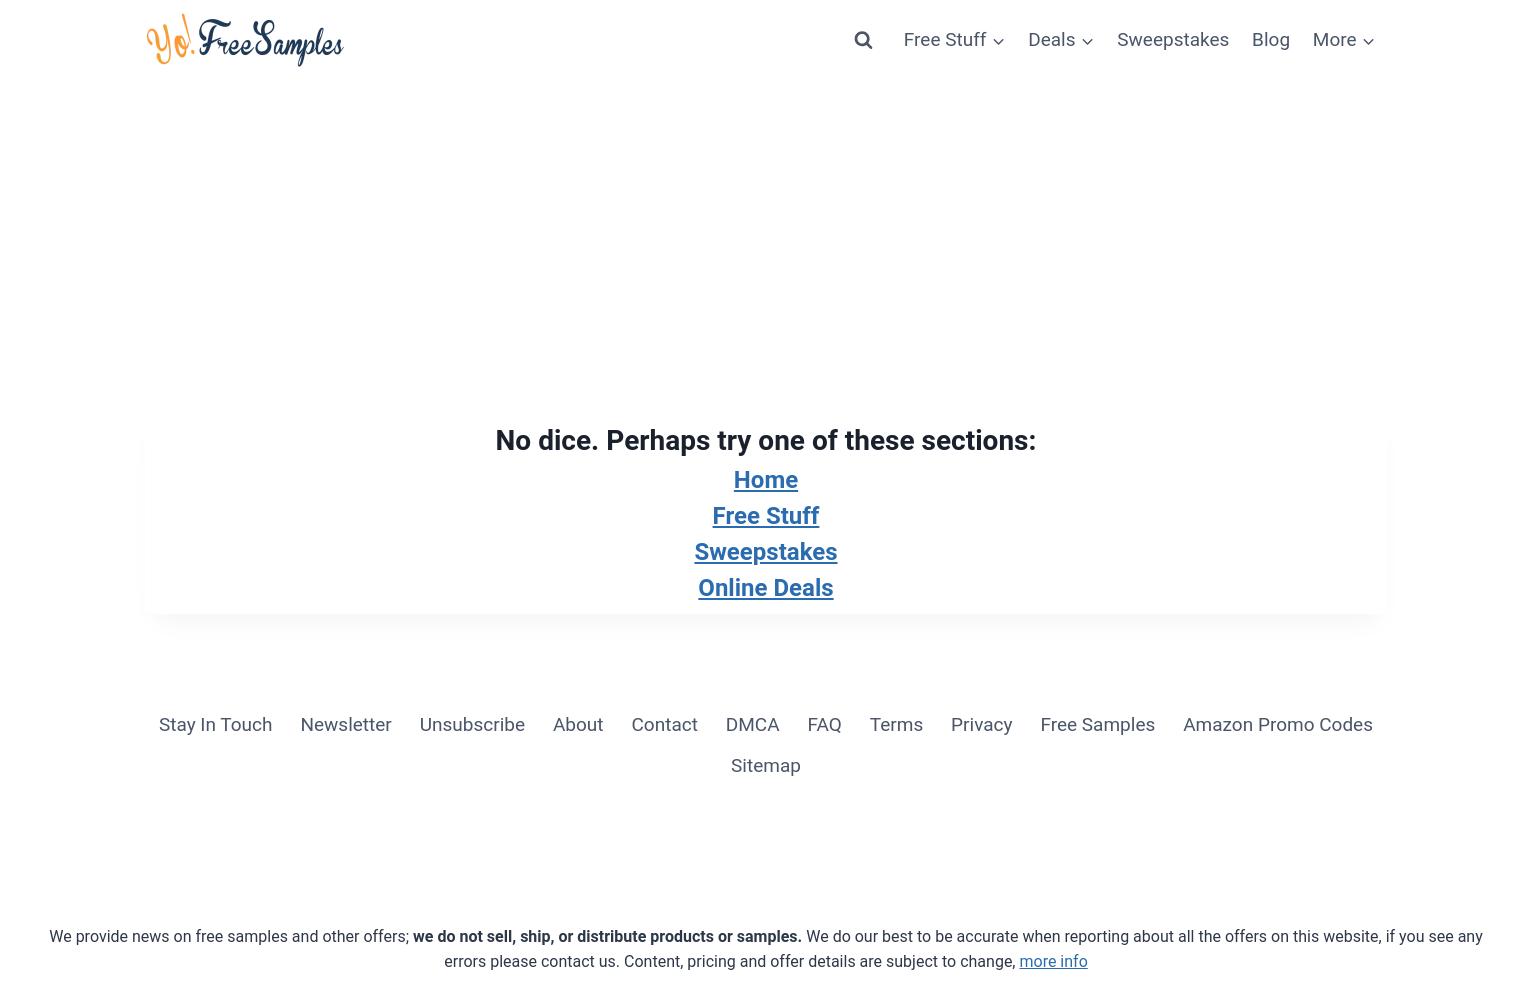 Image resolution: width=1532 pixels, height=1000 pixels. Describe the element at coordinates (764, 765) in the screenshot. I see `'Sitemap'` at that location.